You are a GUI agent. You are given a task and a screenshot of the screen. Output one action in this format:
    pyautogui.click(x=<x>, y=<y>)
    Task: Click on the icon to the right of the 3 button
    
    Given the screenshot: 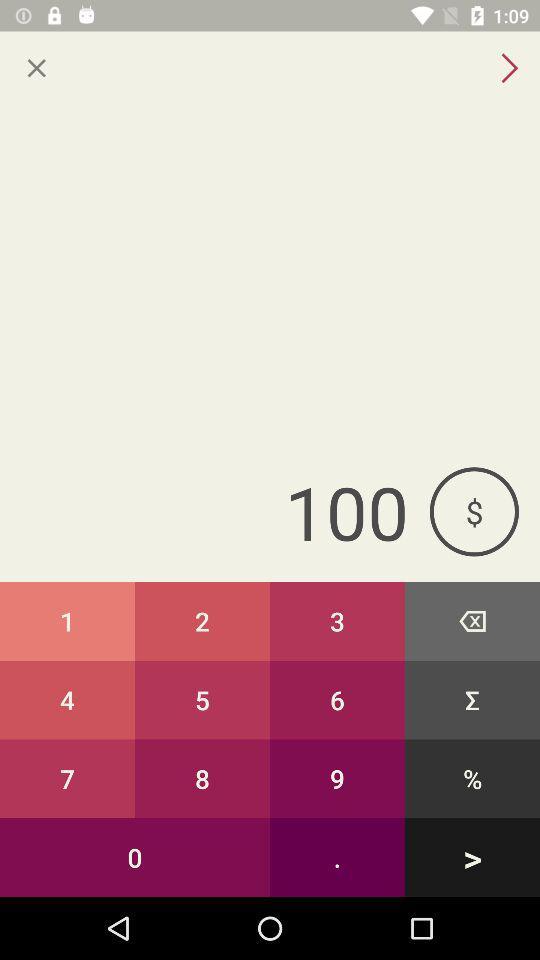 What is the action you would take?
    pyautogui.click(x=472, y=620)
    